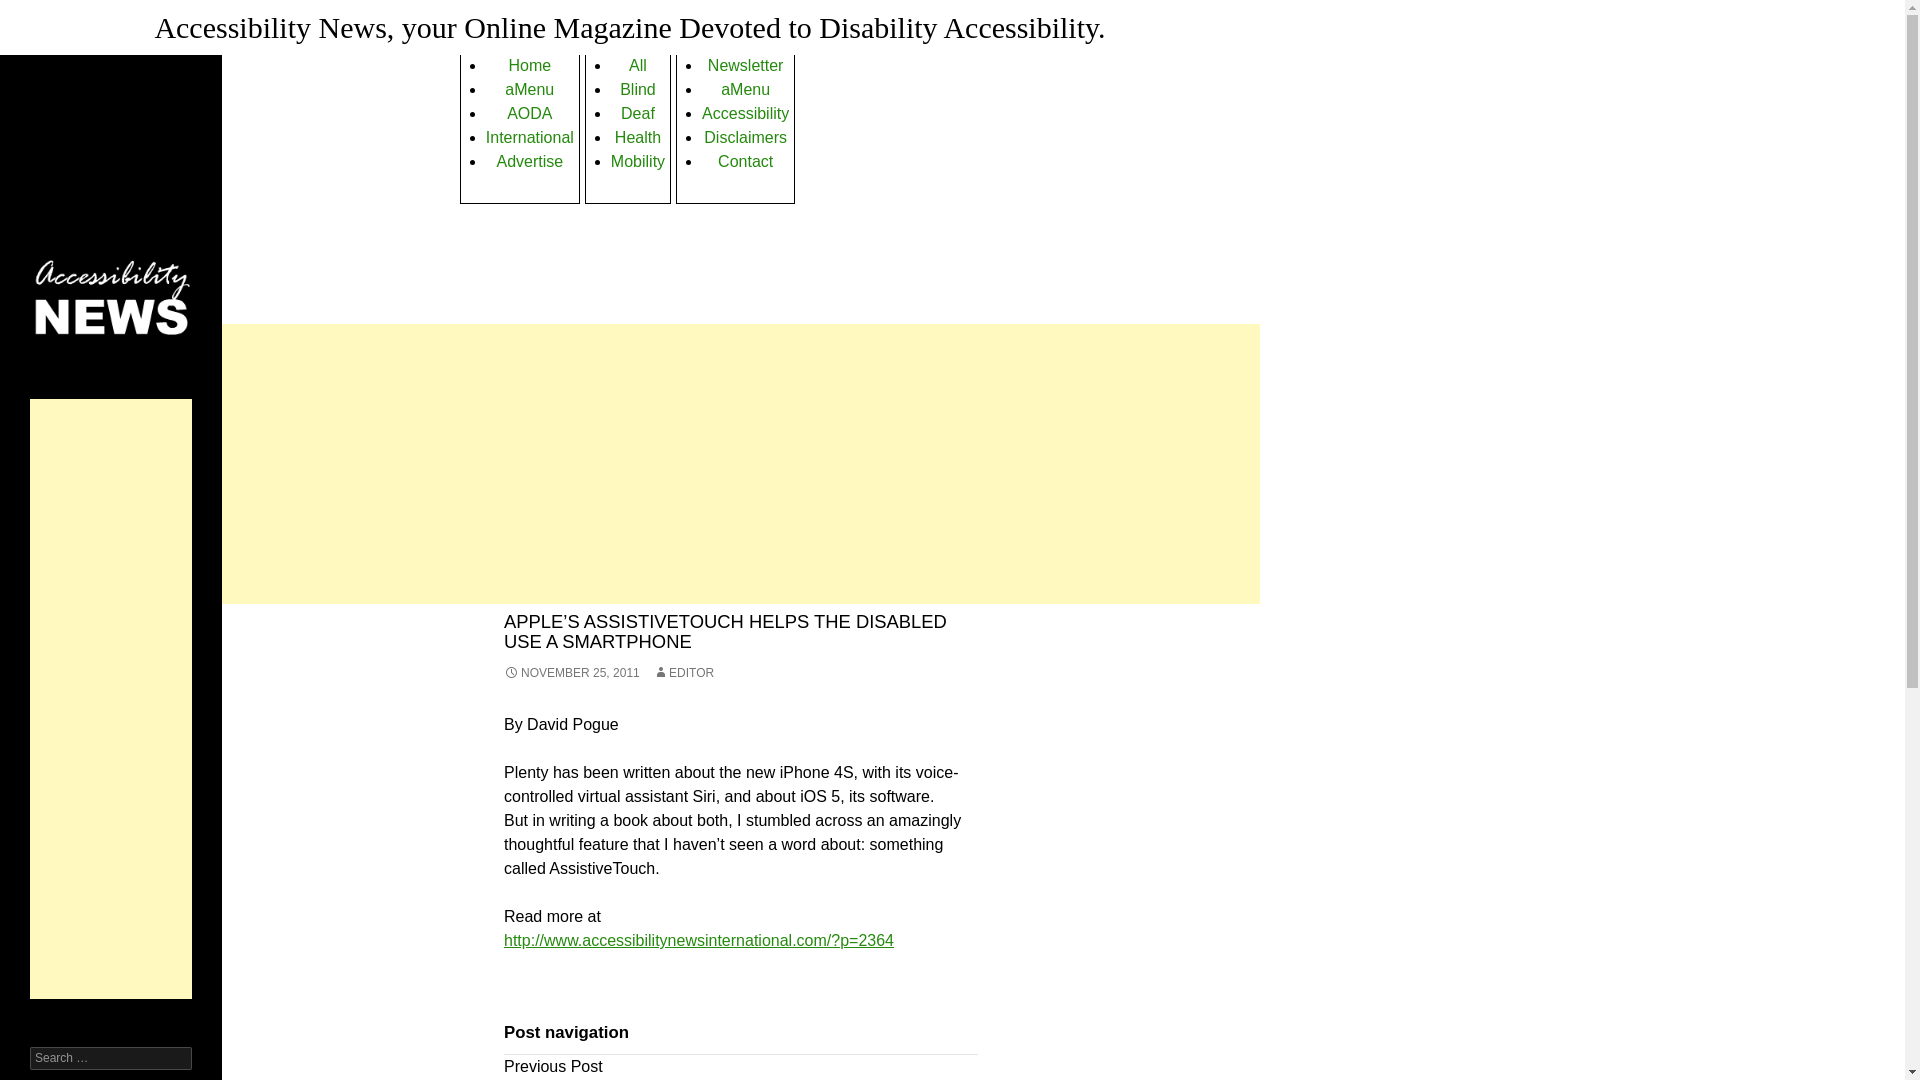 This screenshot has width=1920, height=1080. Describe the element at coordinates (529, 88) in the screenshot. I see `'aMenu'` at that location.